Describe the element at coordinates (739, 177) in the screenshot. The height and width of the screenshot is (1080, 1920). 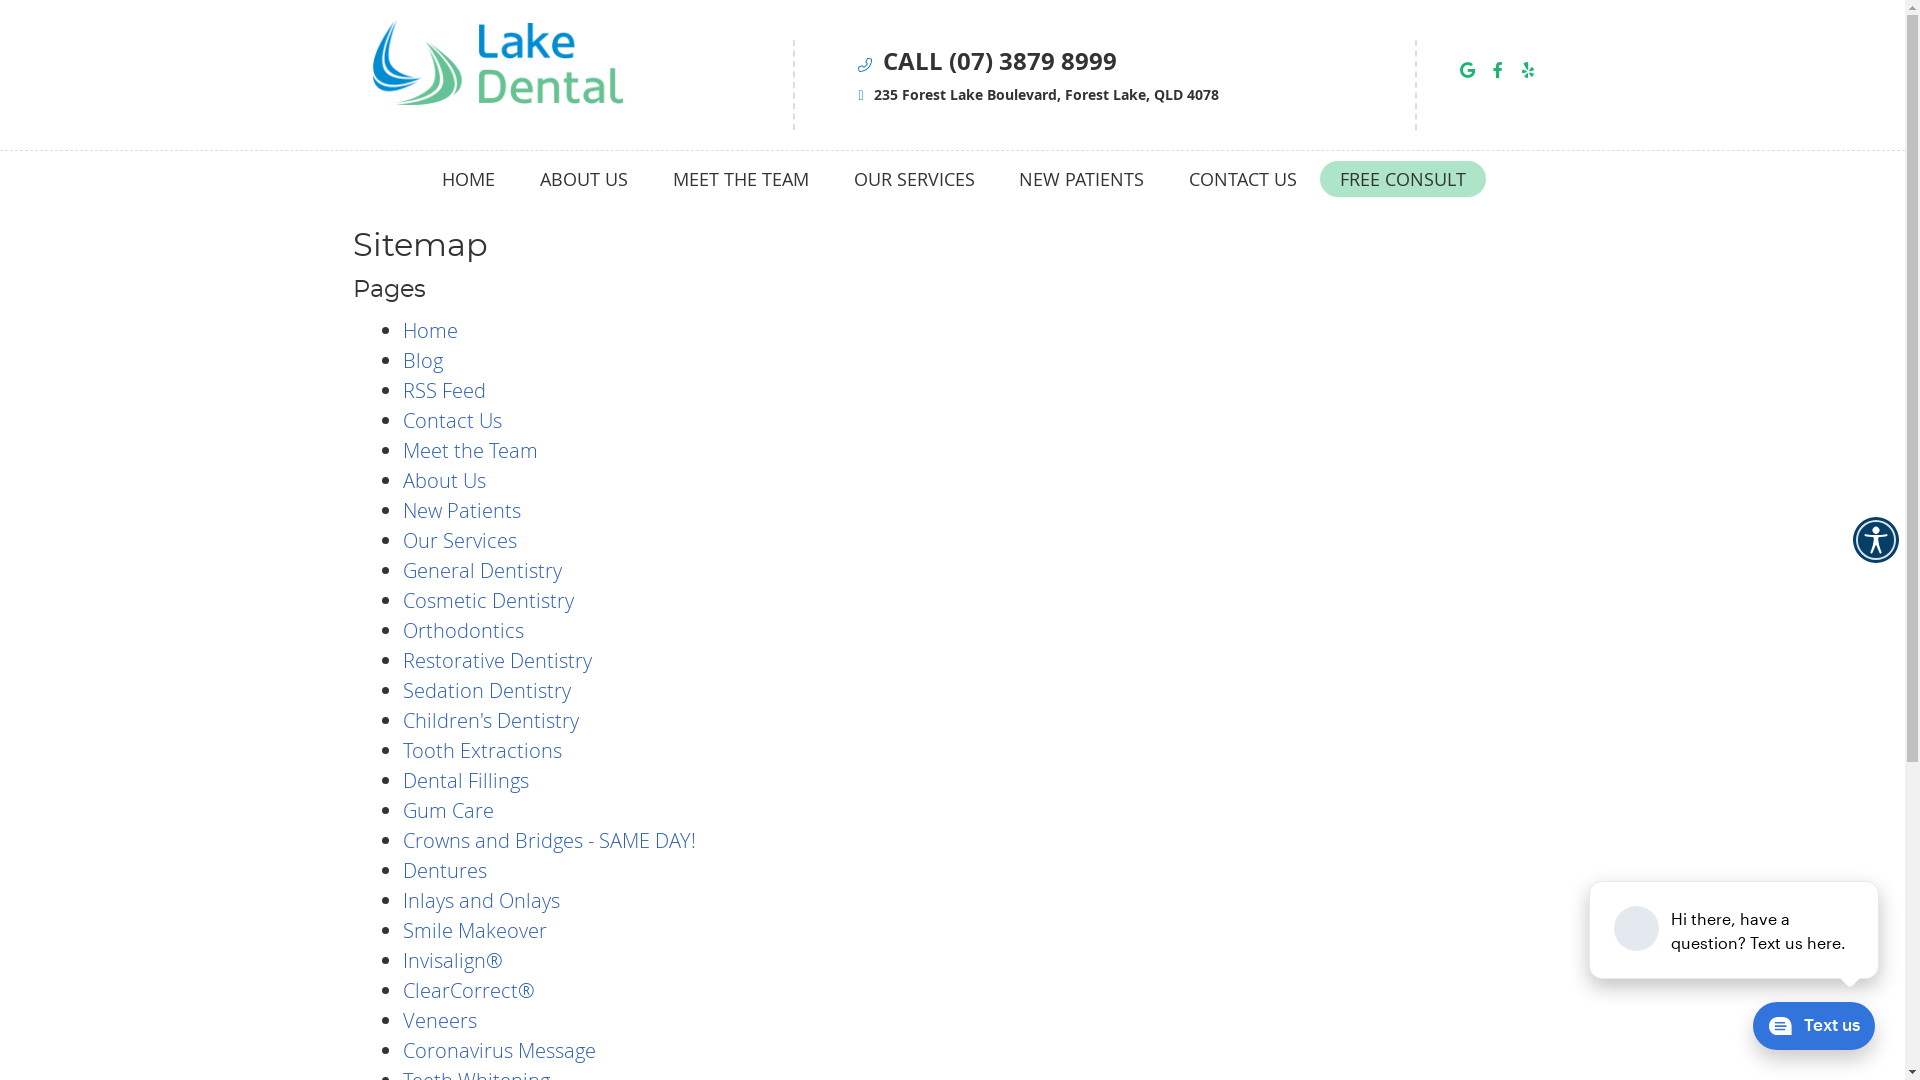
I see `'MEET THE TEAM'` at that location.